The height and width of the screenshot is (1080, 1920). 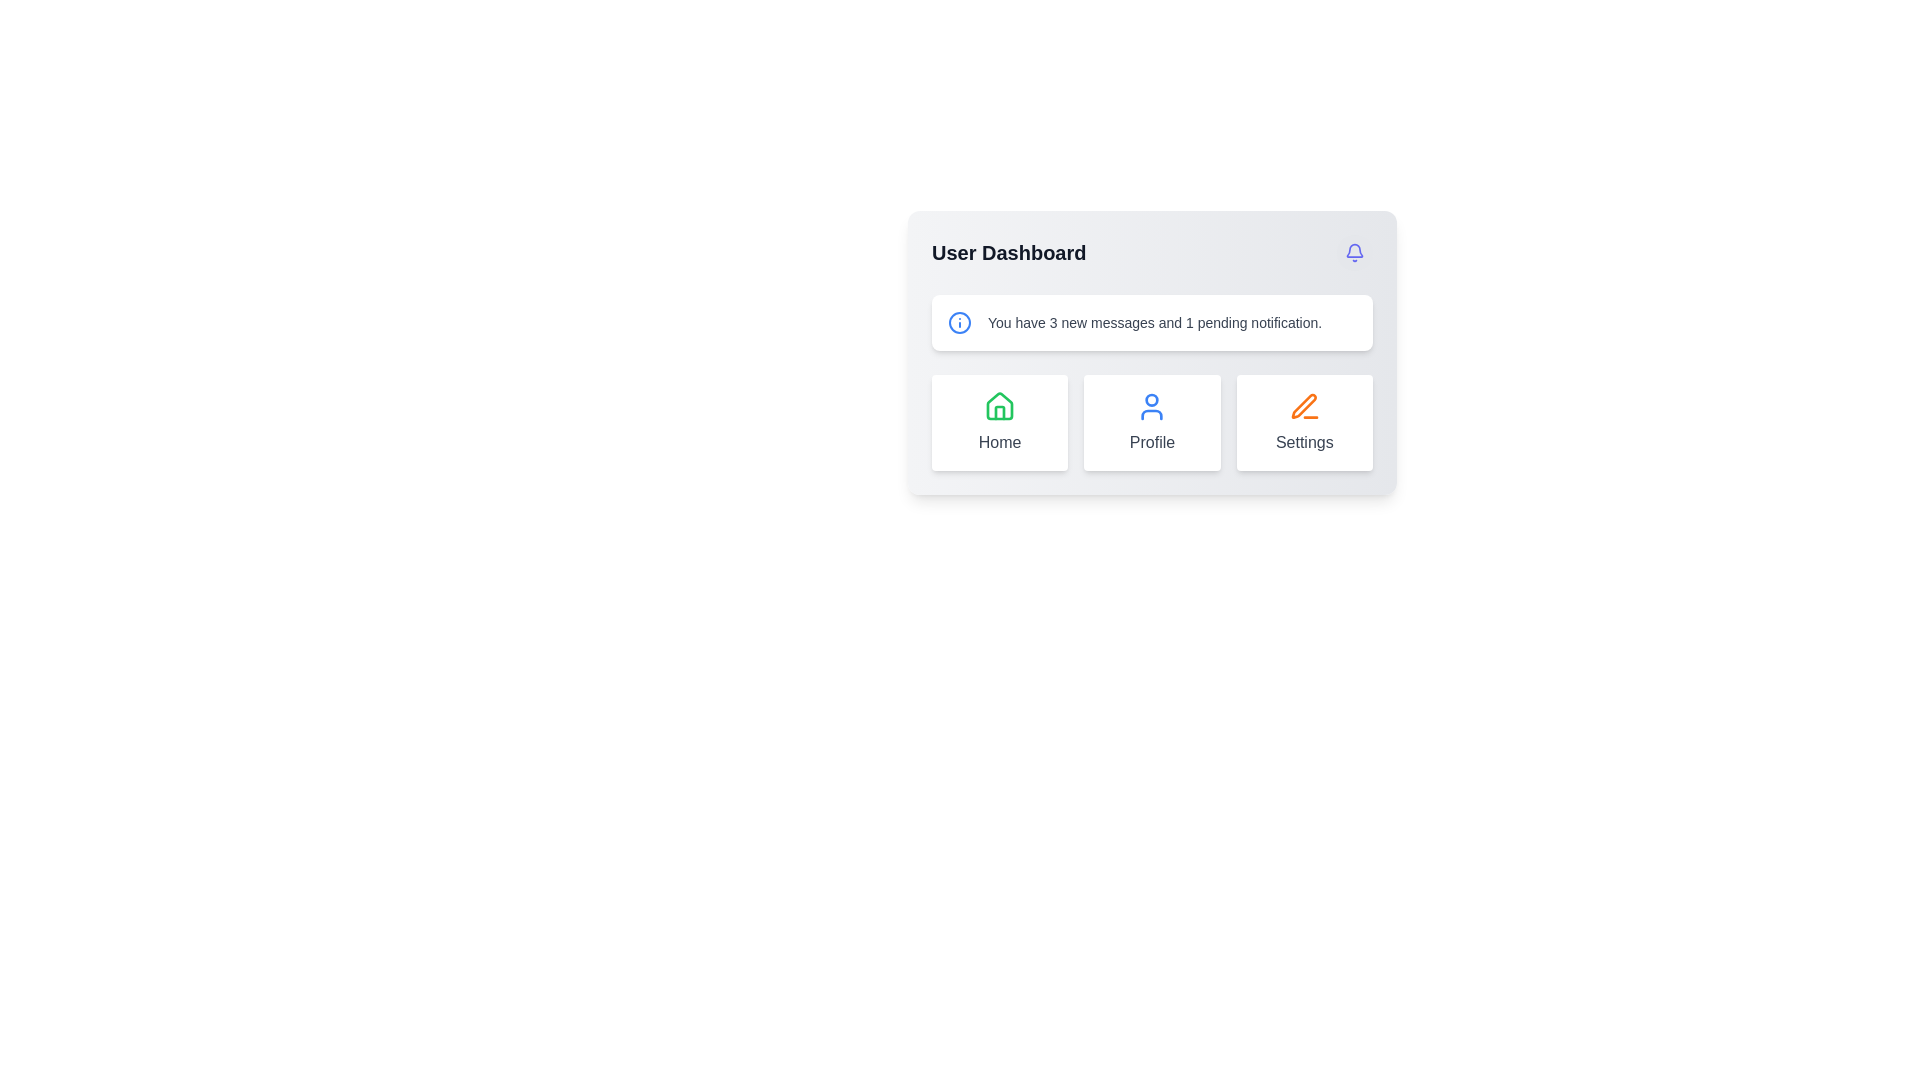 I want to click on the Card element styled with a white background, rounded corners, and a blue user icon at the top, containing the text 'Profile' in gray, located in the center slot of a three-column grid, so click(x=1152, y=422).